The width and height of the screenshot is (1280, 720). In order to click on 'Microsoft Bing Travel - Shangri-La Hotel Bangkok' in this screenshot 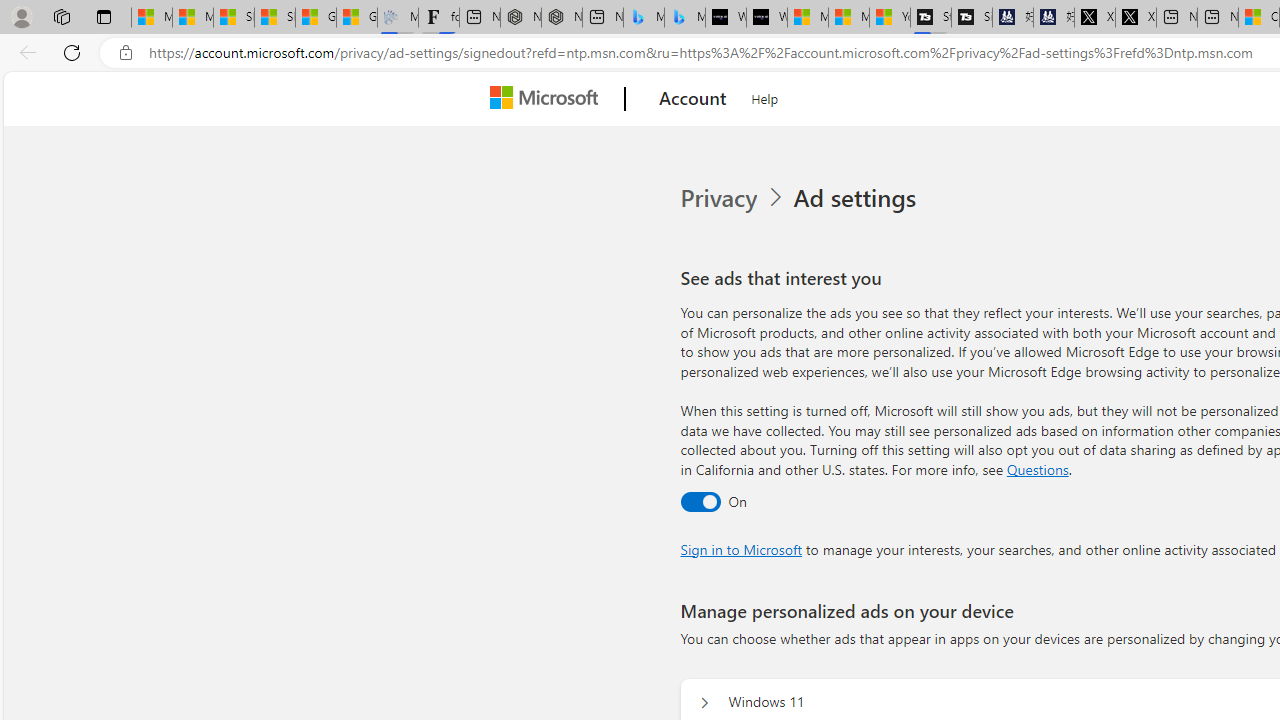, I will do `click(684, 17)`.